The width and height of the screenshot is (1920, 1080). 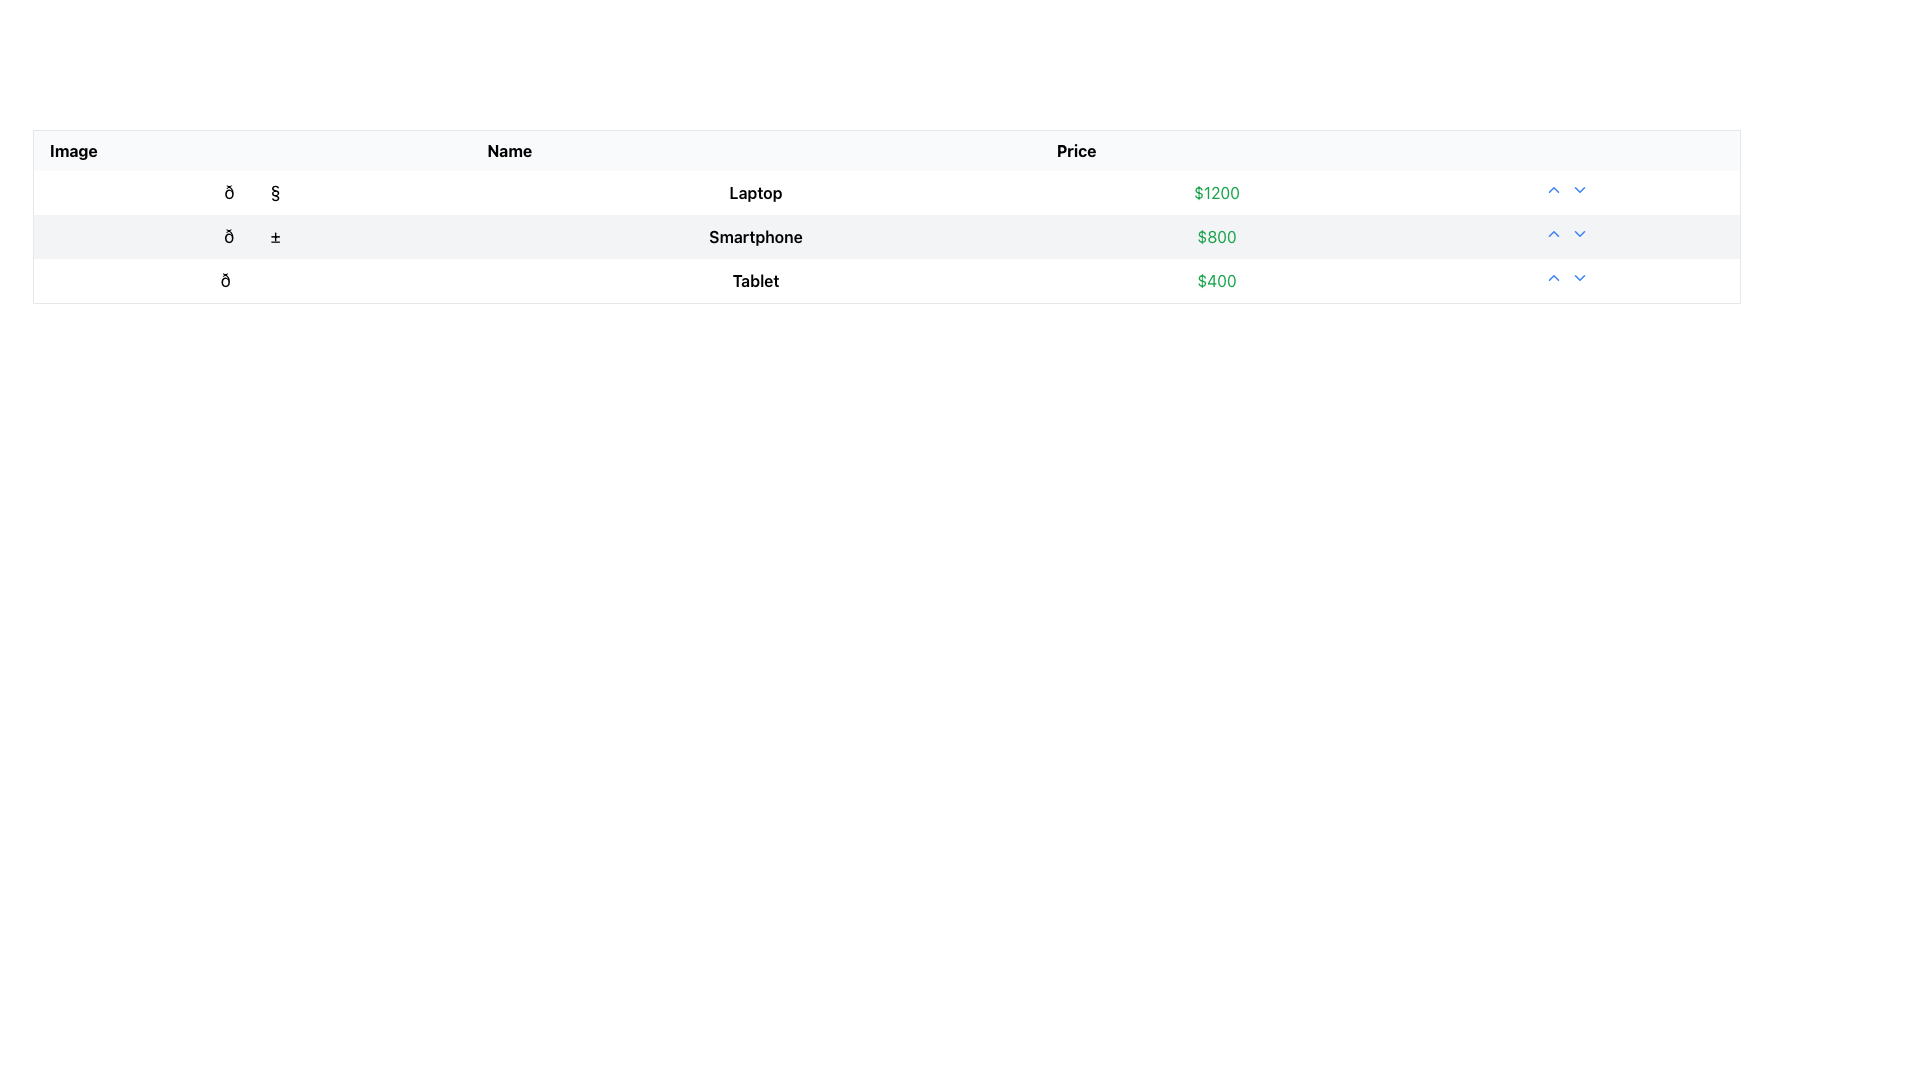 What do you see at coordinates (251, 235) in the screenshot?
I see `the emoji styled character resembling a smartphone in the first column of the table, which is aligned with the description 'Smartphone'` at bounding box center [251, 235].